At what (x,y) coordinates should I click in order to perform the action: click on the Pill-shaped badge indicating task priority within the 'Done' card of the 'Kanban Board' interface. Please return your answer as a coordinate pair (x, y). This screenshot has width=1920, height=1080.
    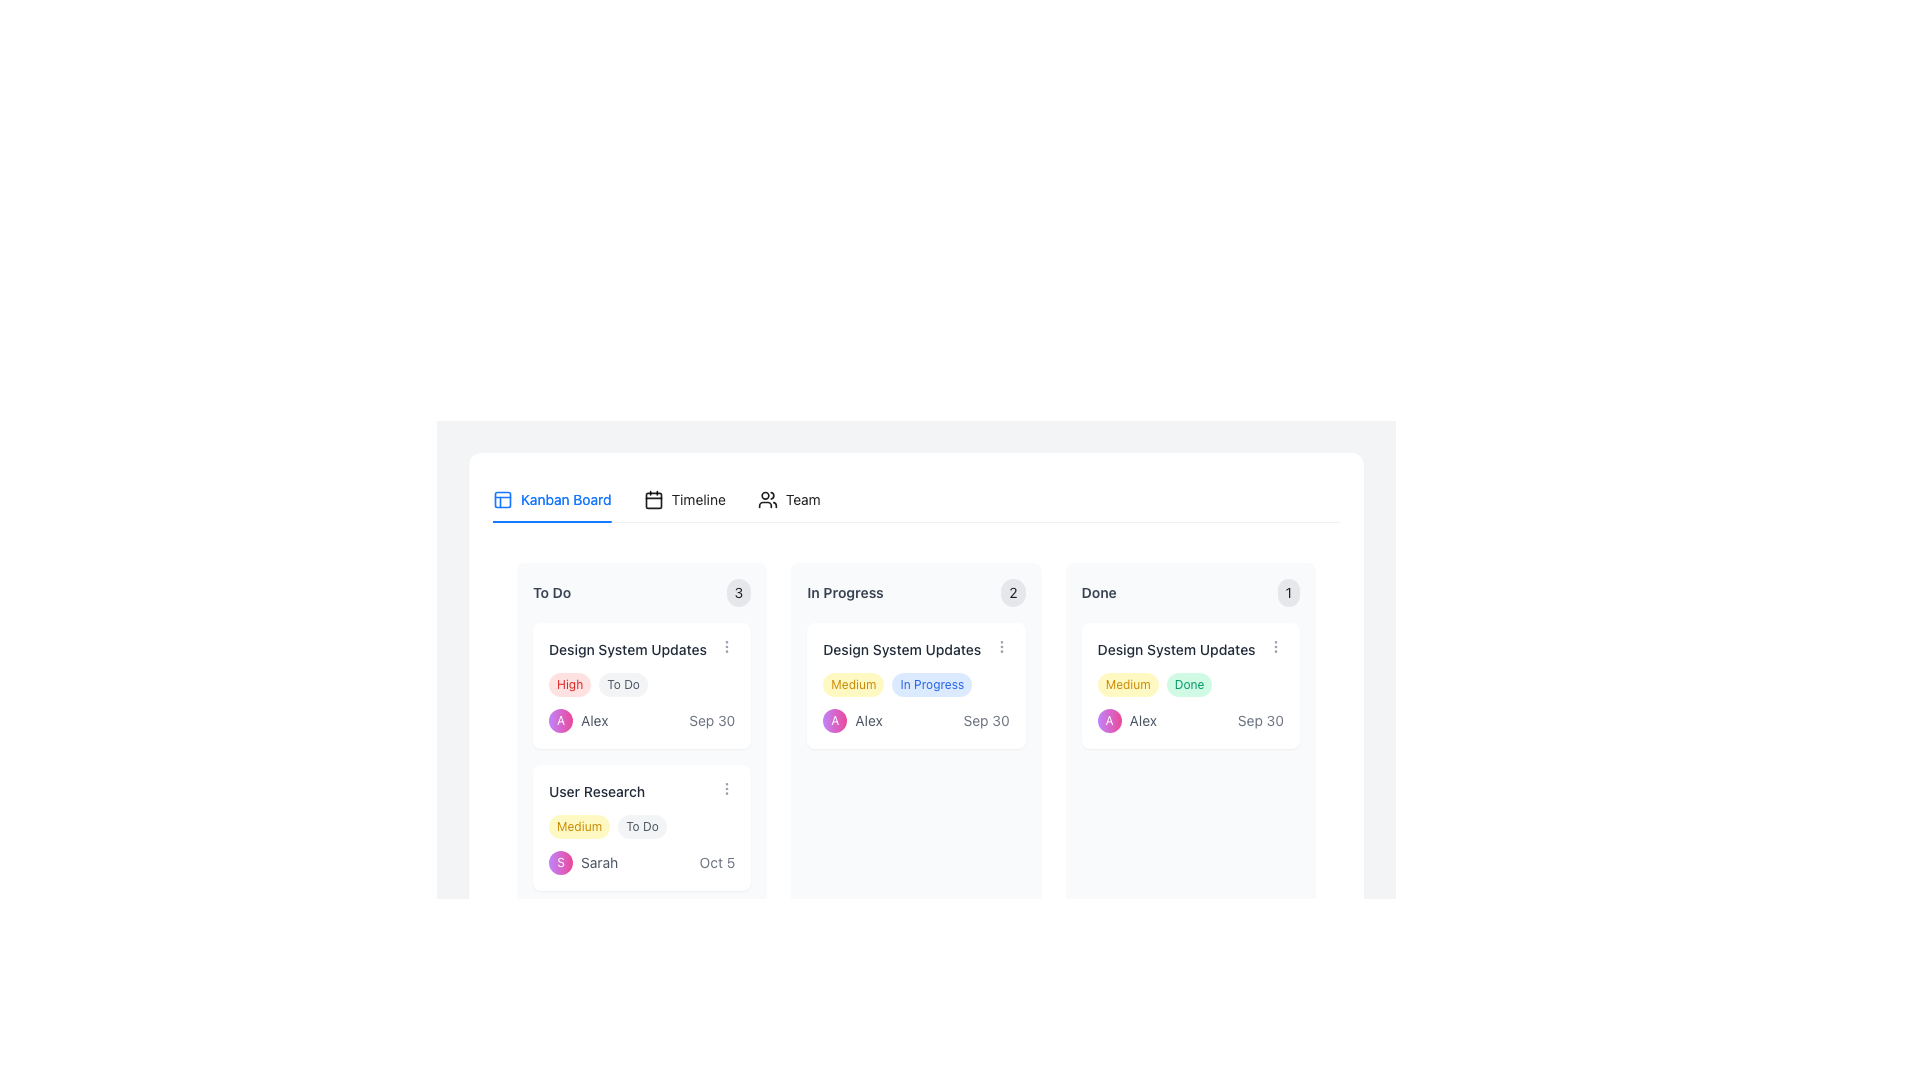
    Looking at the image, I should click on (1128, 684).